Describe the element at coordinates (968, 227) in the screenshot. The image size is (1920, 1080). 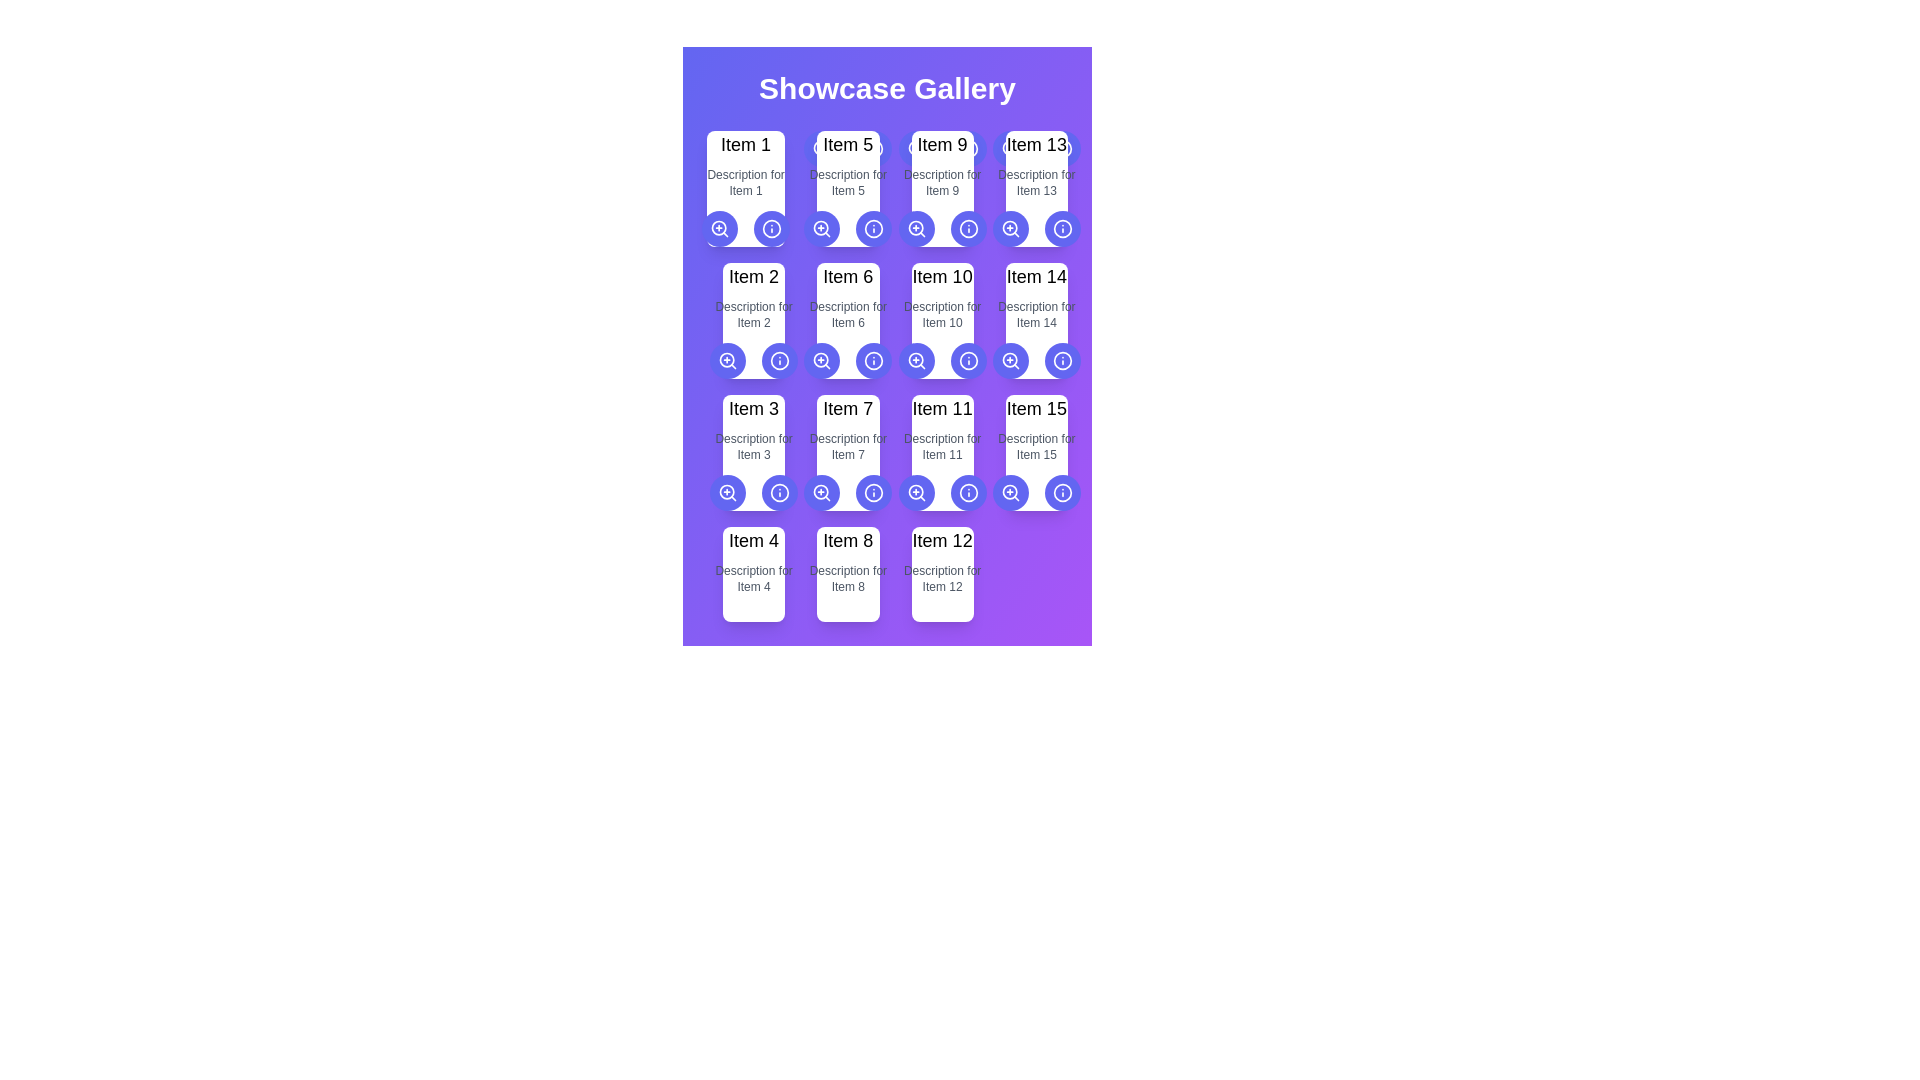
I see `the circular button with an 'information' icon that is the second element in a horizontal layout beneath the card labeled 'Item 9'` at that location.